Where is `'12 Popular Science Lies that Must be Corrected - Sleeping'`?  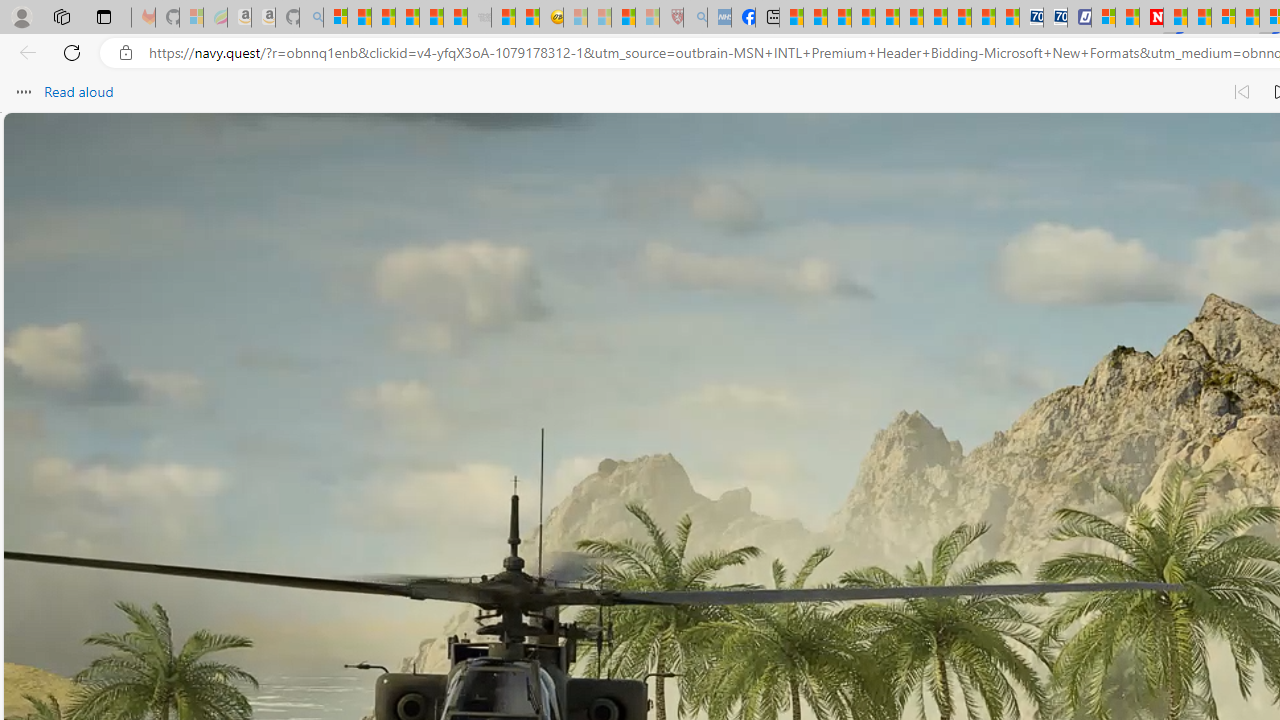
'12 Popular Science Lies that Must be Corrected - Sleeping' is located at coordinates (647, 17).